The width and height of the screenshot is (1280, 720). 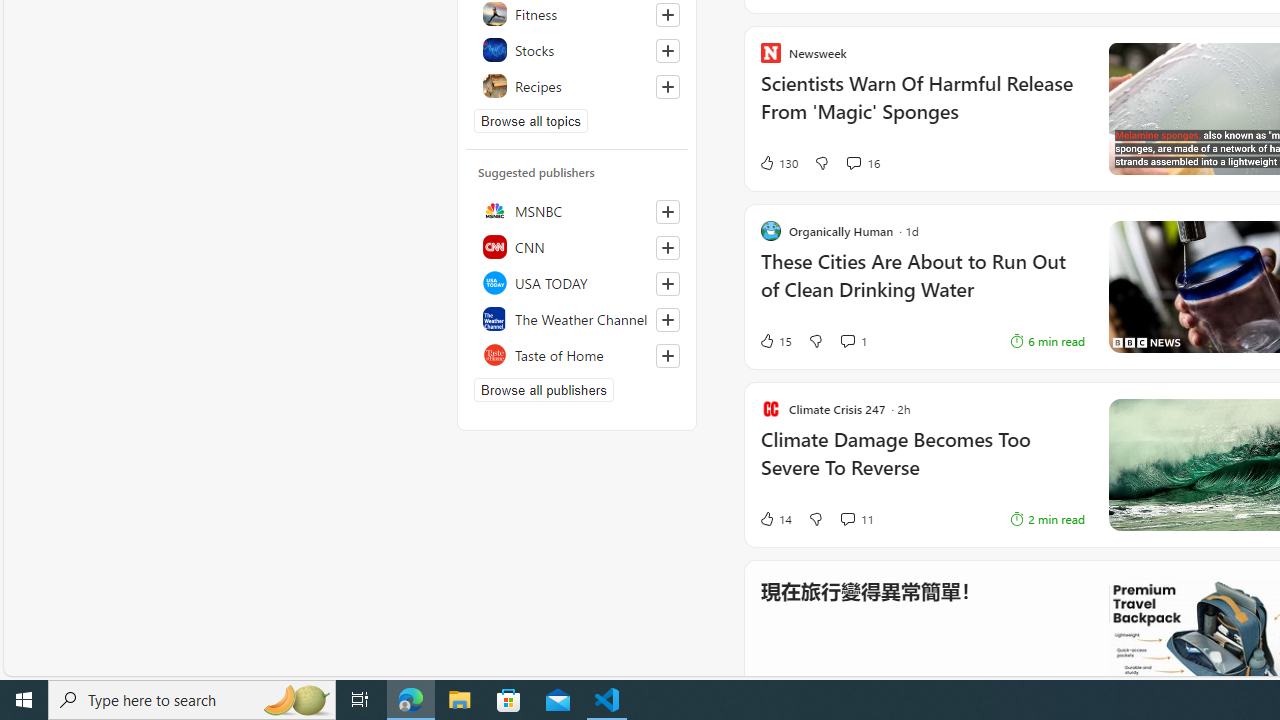 I want to click on '130 Like', so click(x=777, y=162).